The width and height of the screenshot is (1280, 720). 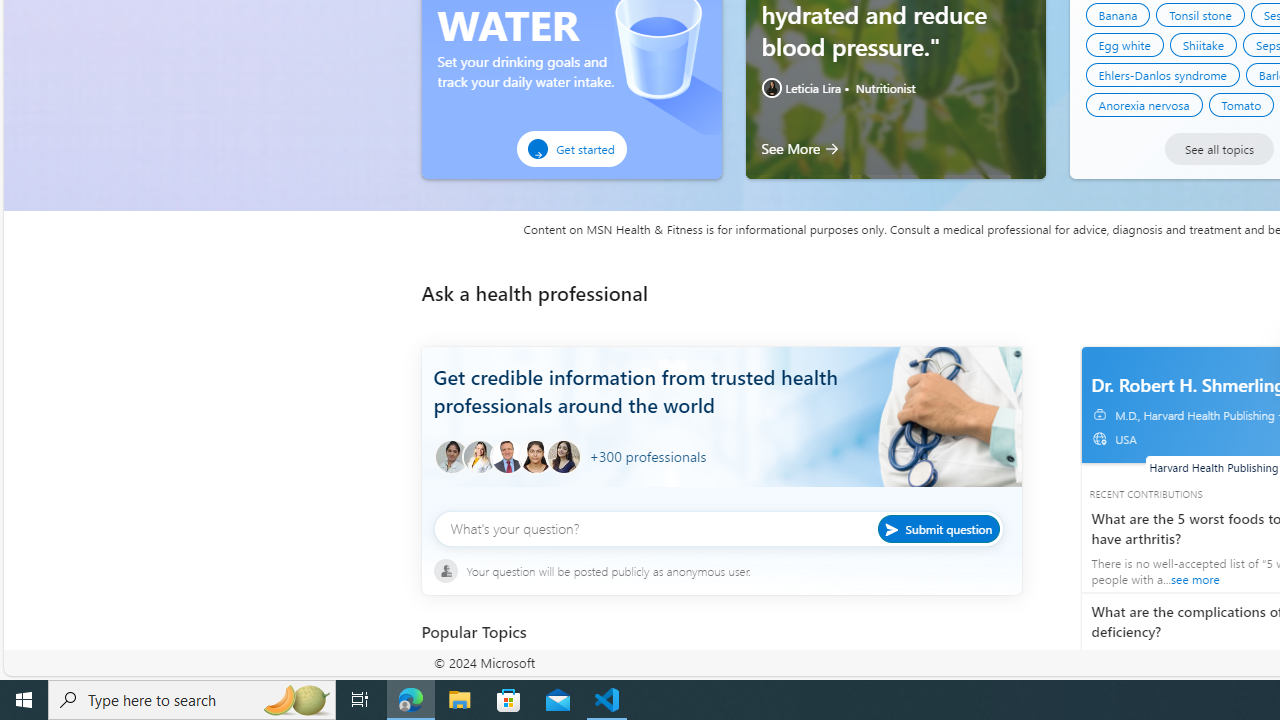 I want to click on 'What', so click(x=718, y=527).